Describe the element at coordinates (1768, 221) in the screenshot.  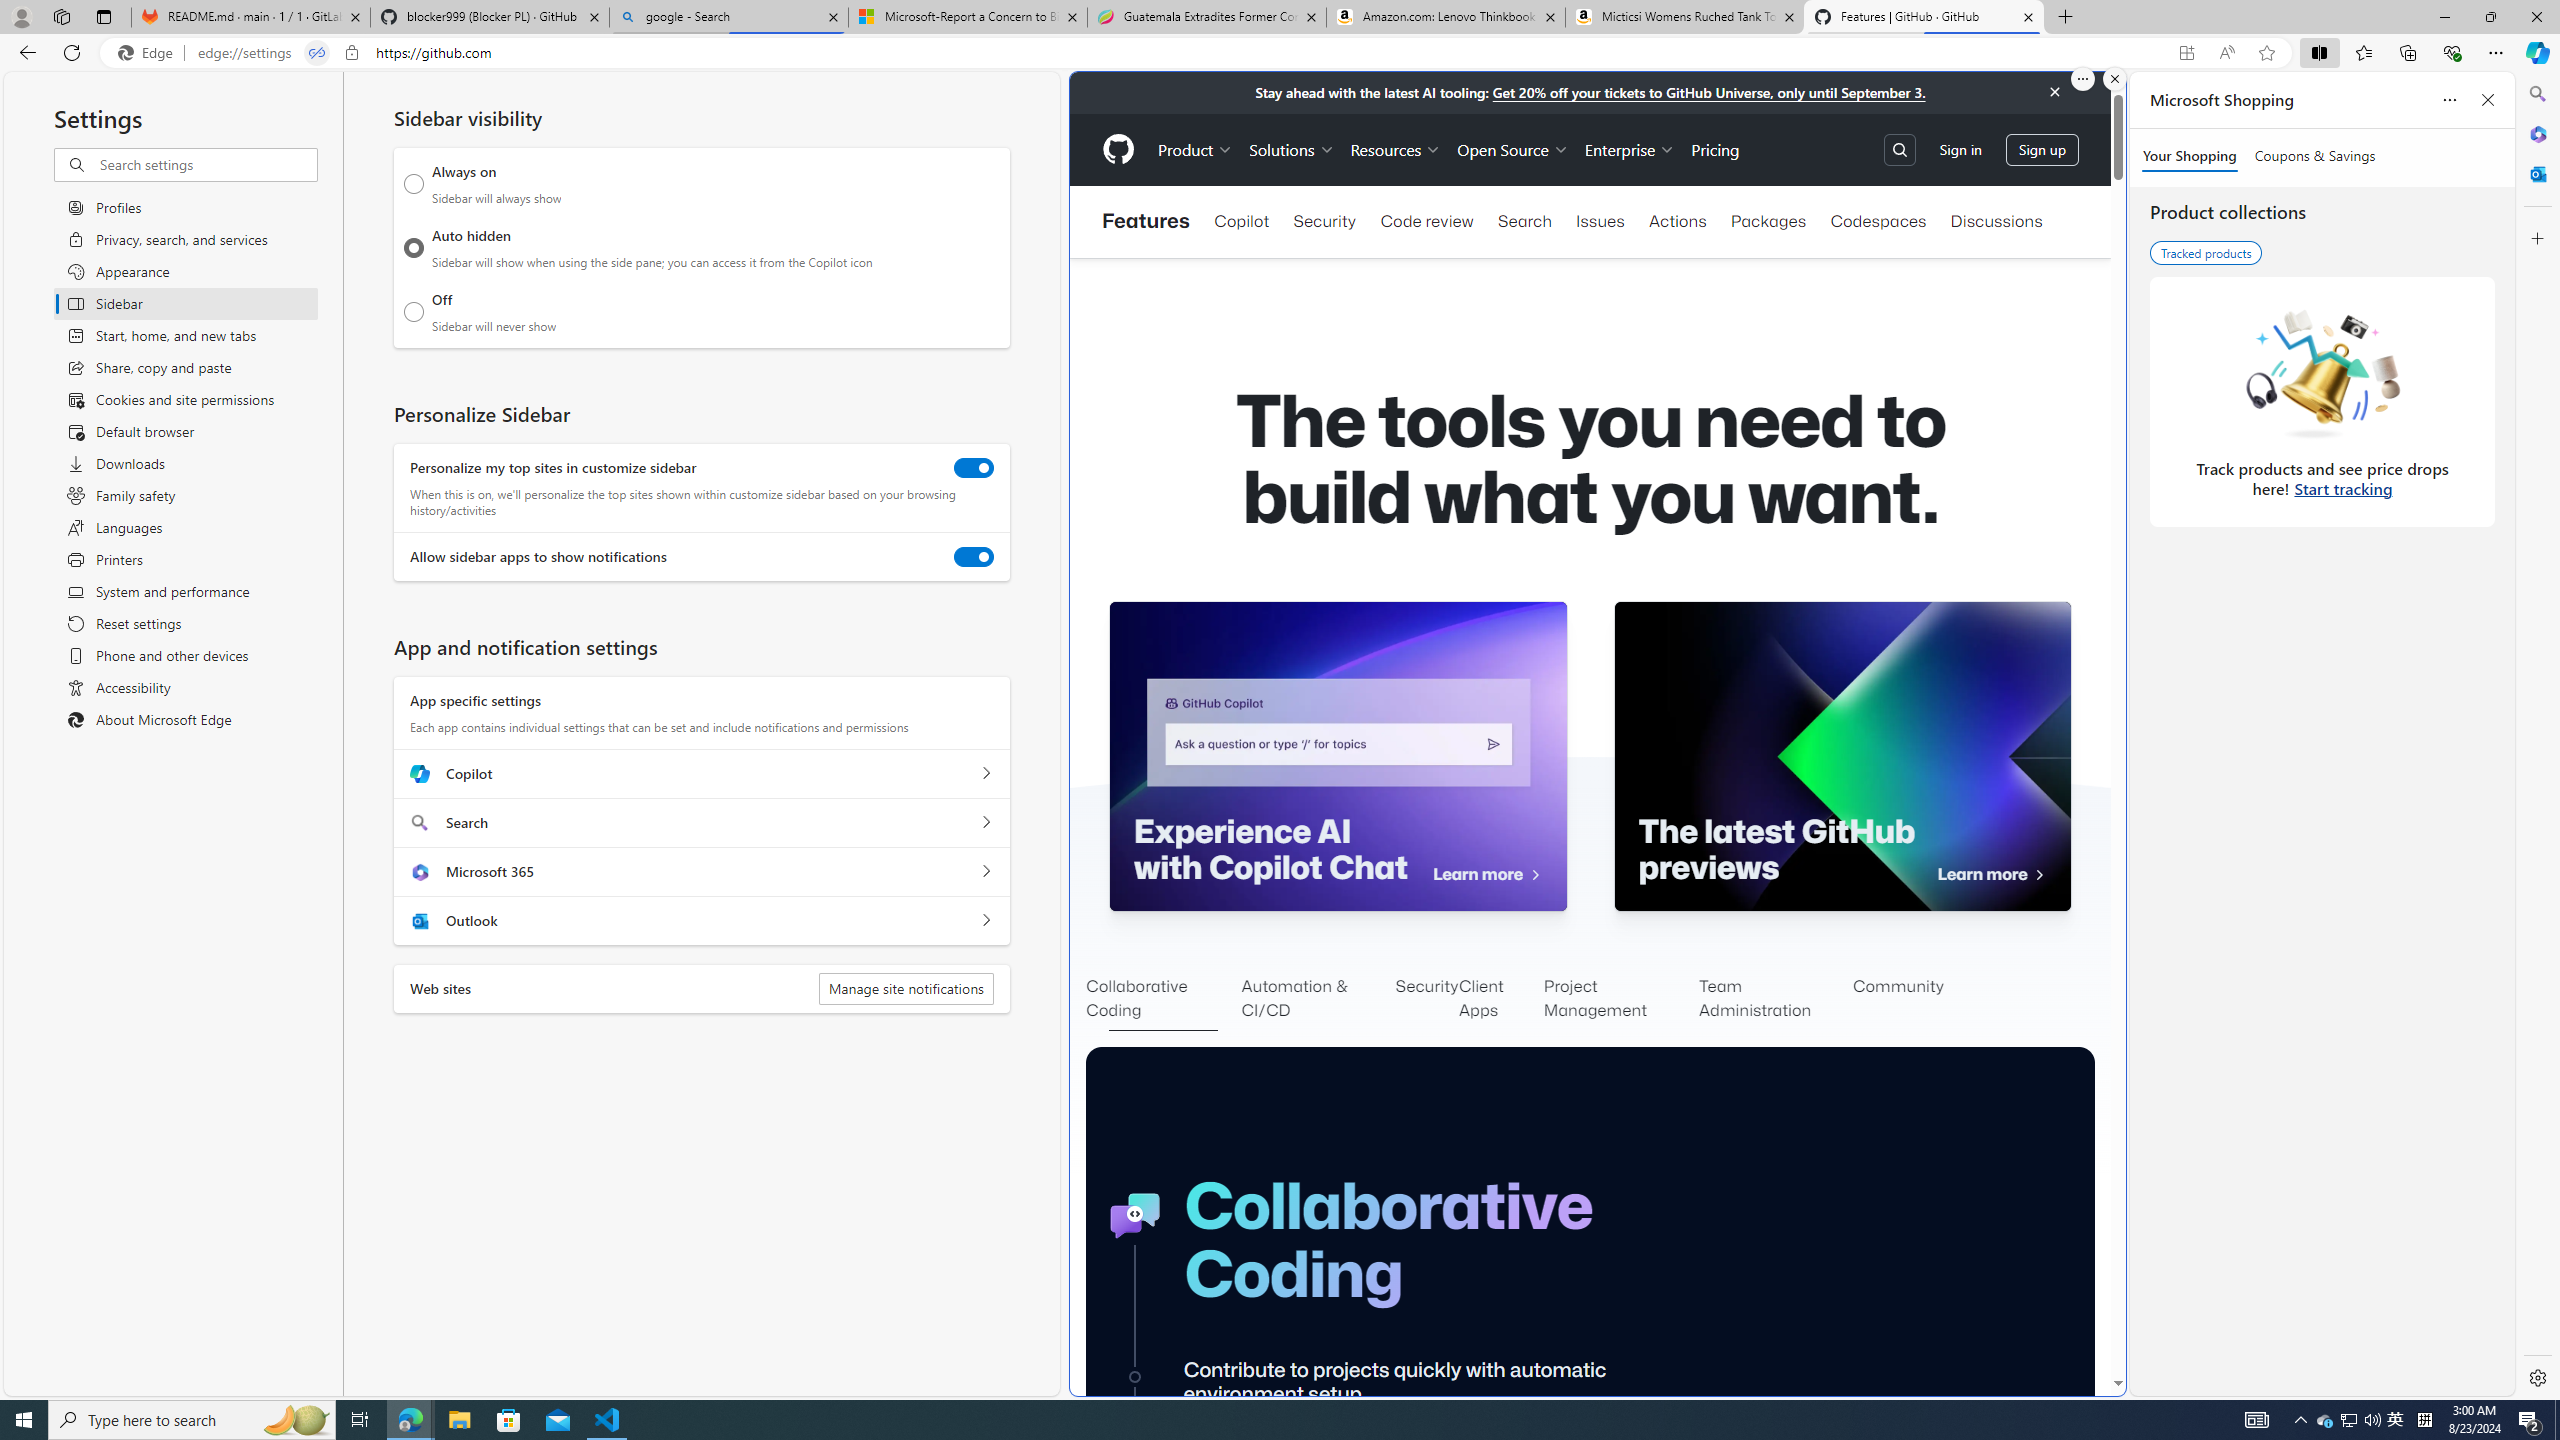
I see `'Packages'` at that location.